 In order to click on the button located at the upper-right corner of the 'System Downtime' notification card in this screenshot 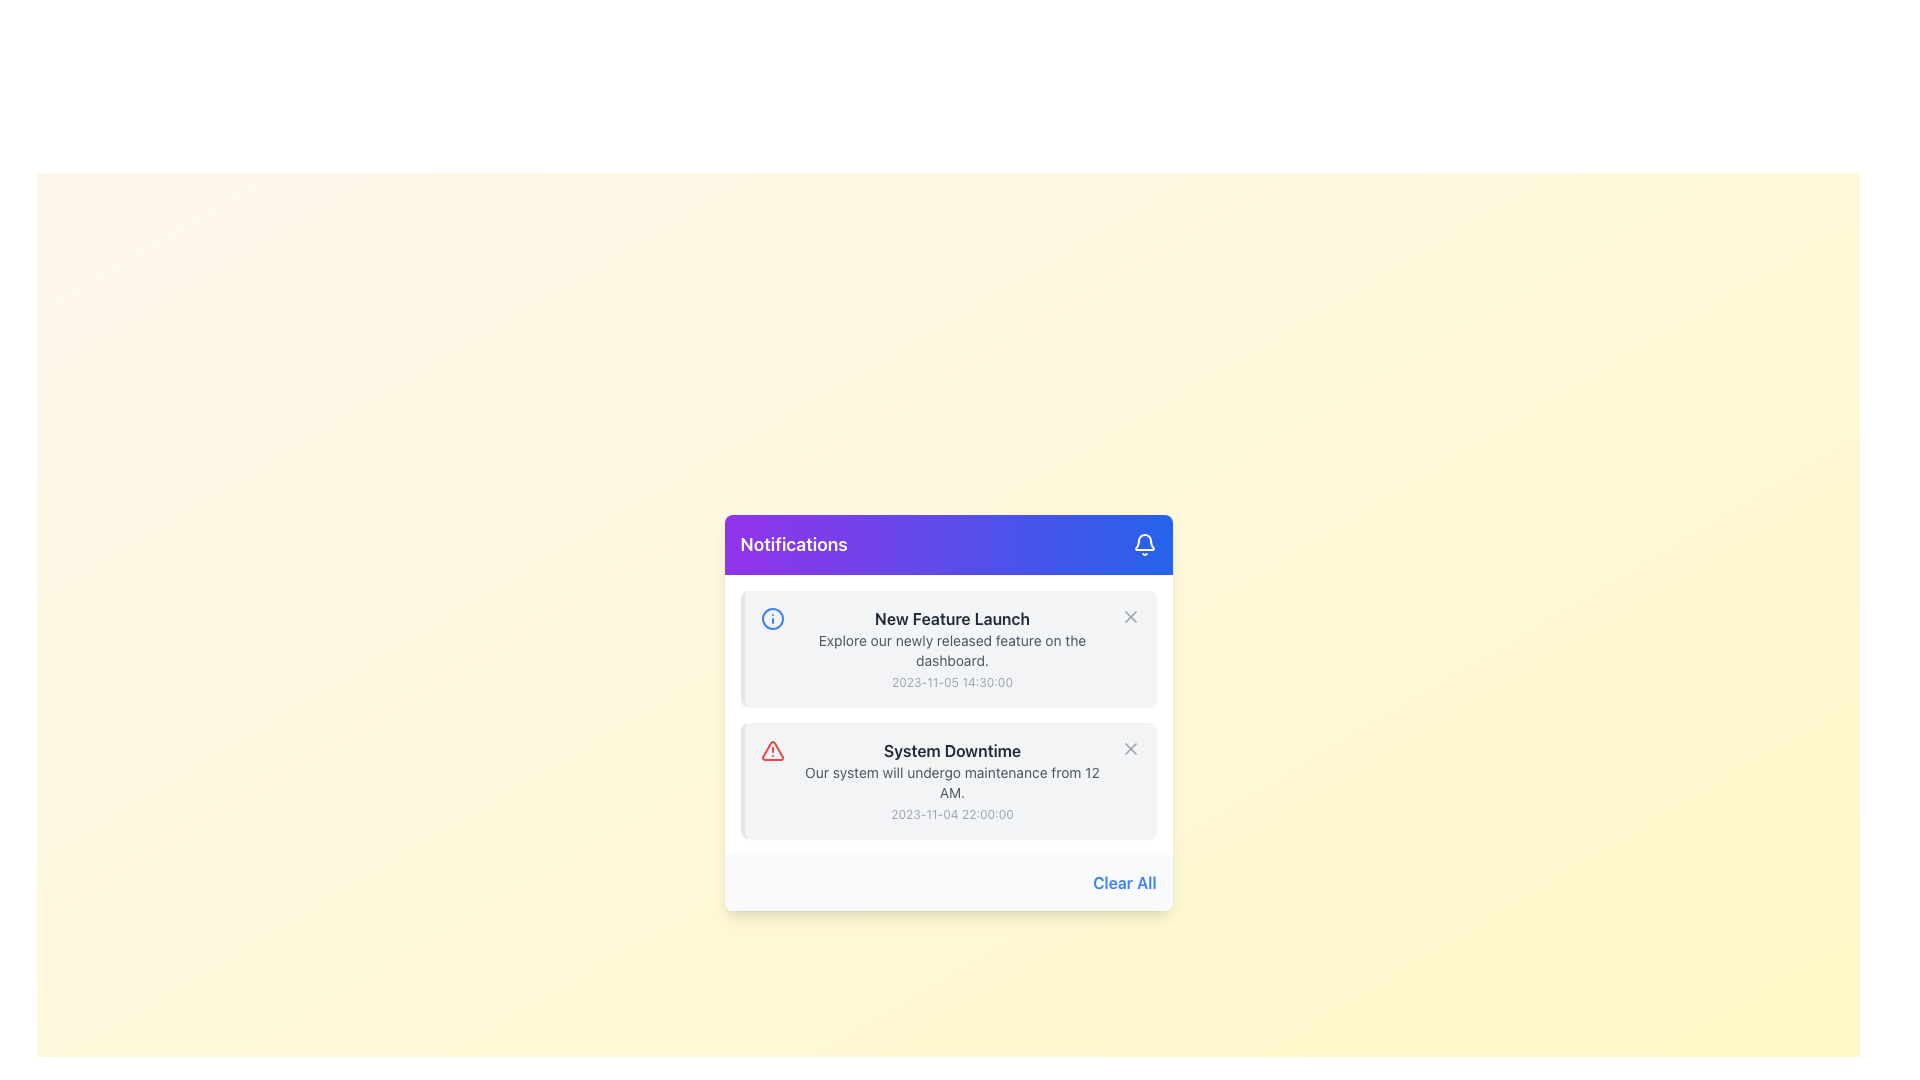, I will do `click(1130, 748)`.